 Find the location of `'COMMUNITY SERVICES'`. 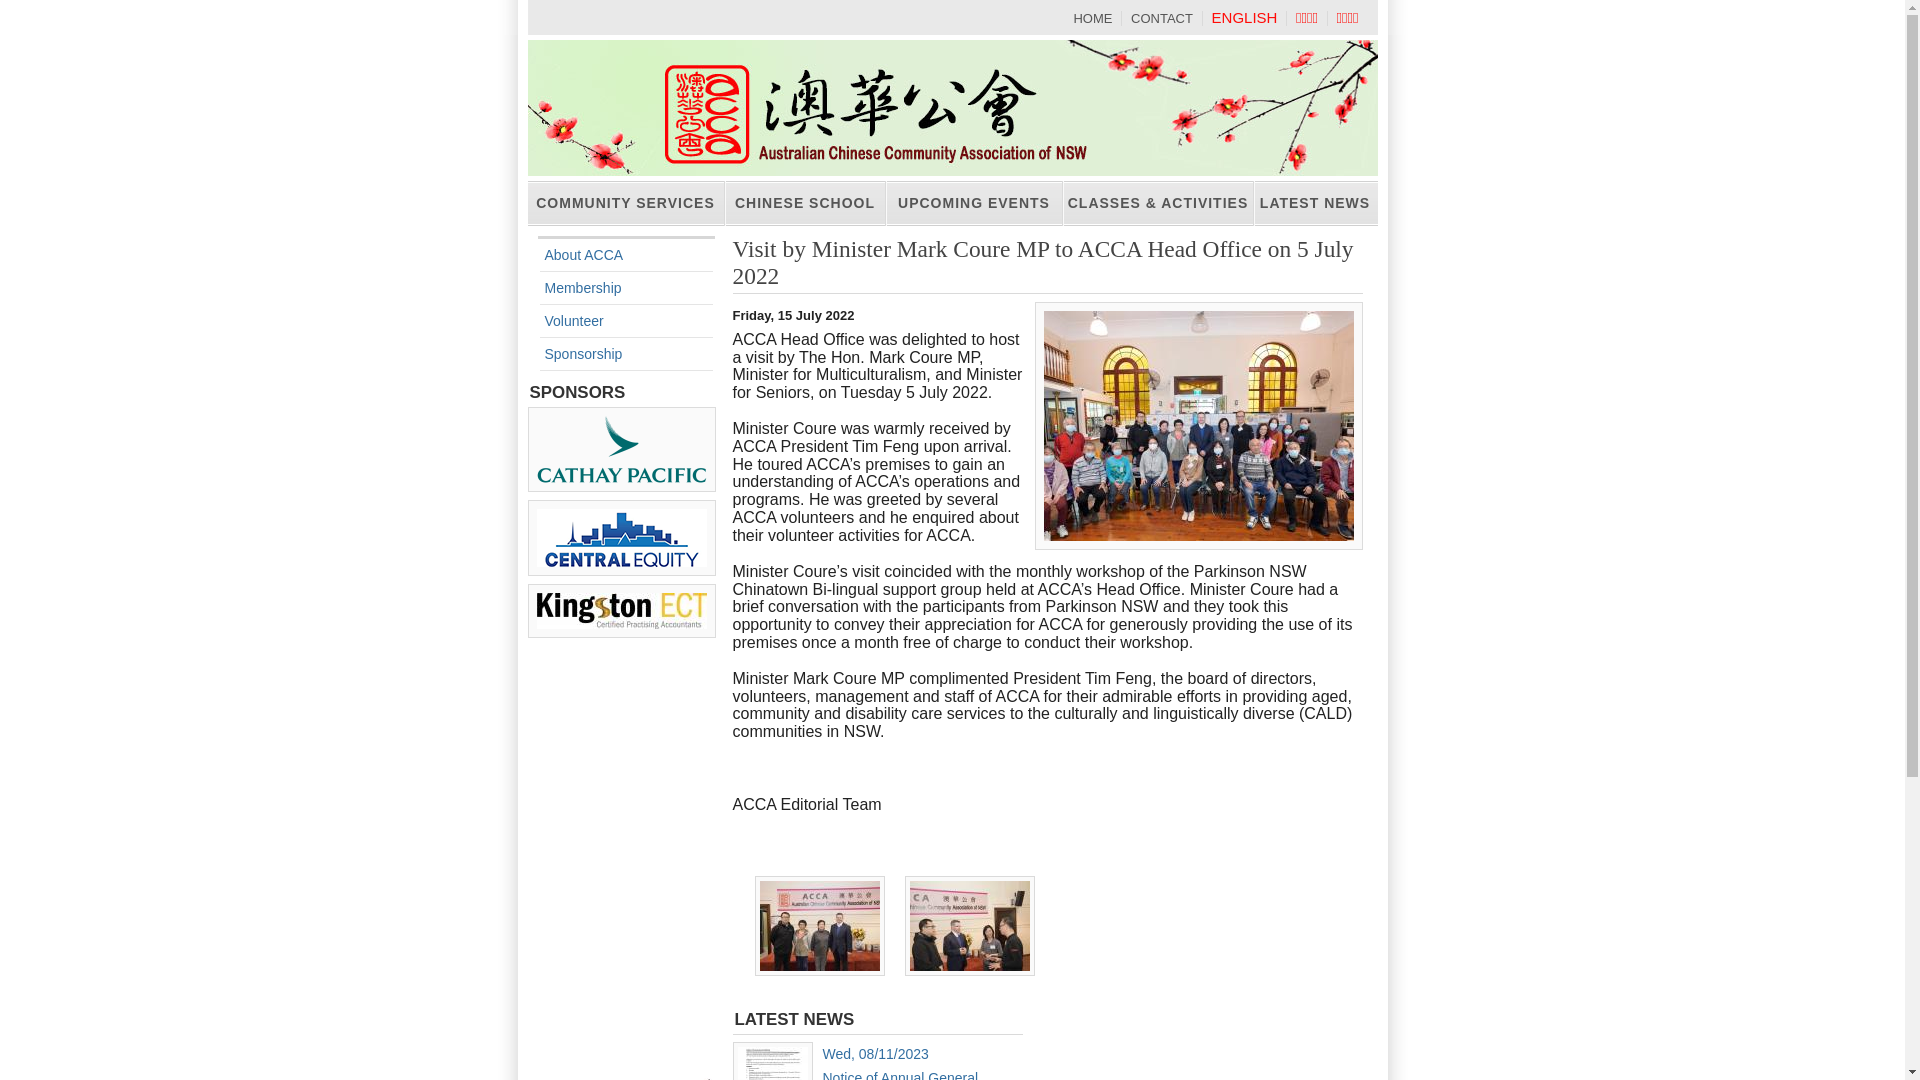

'COMMUNITY SERVICES' is located at coordinates (625, 203).